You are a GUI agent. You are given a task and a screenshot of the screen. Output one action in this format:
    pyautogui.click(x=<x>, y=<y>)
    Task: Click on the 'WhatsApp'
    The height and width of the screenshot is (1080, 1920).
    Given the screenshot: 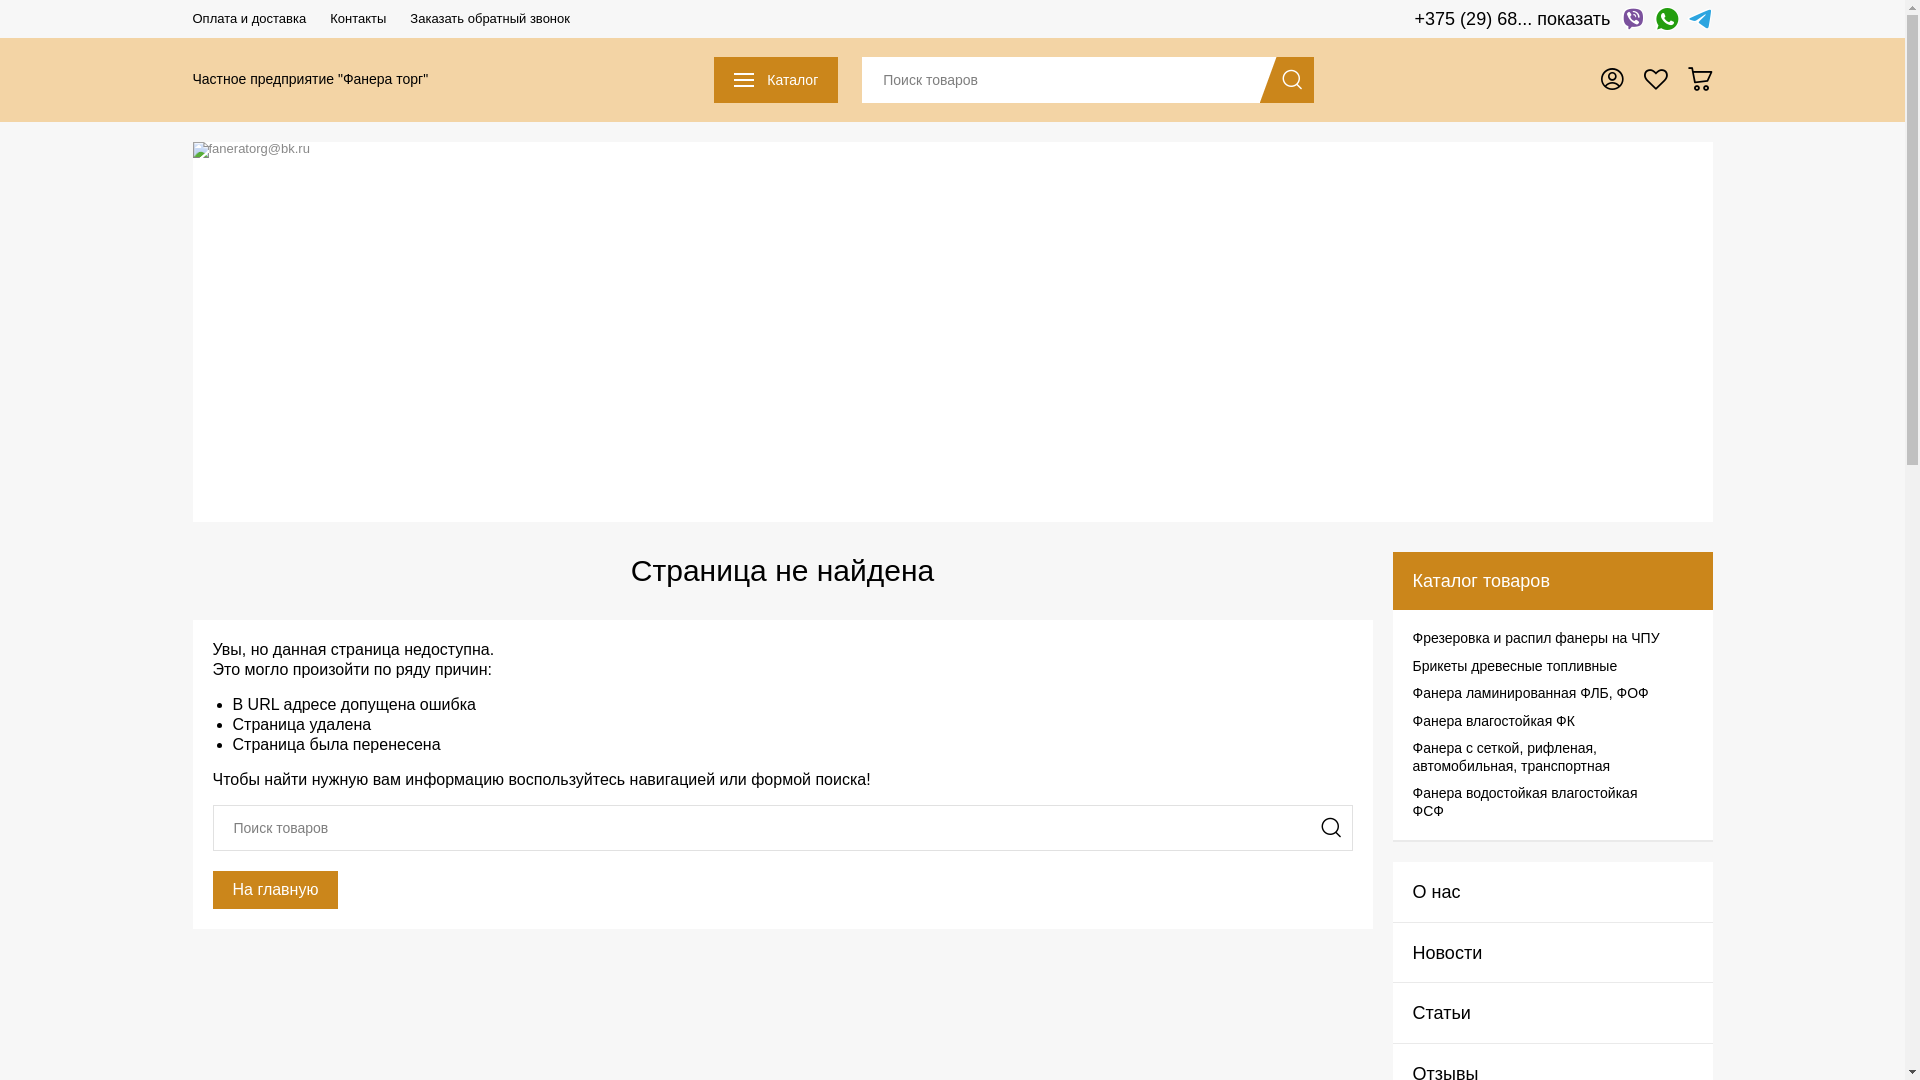 What is the action you would take?
    pyautogui.click(x=1654, y=19)
    